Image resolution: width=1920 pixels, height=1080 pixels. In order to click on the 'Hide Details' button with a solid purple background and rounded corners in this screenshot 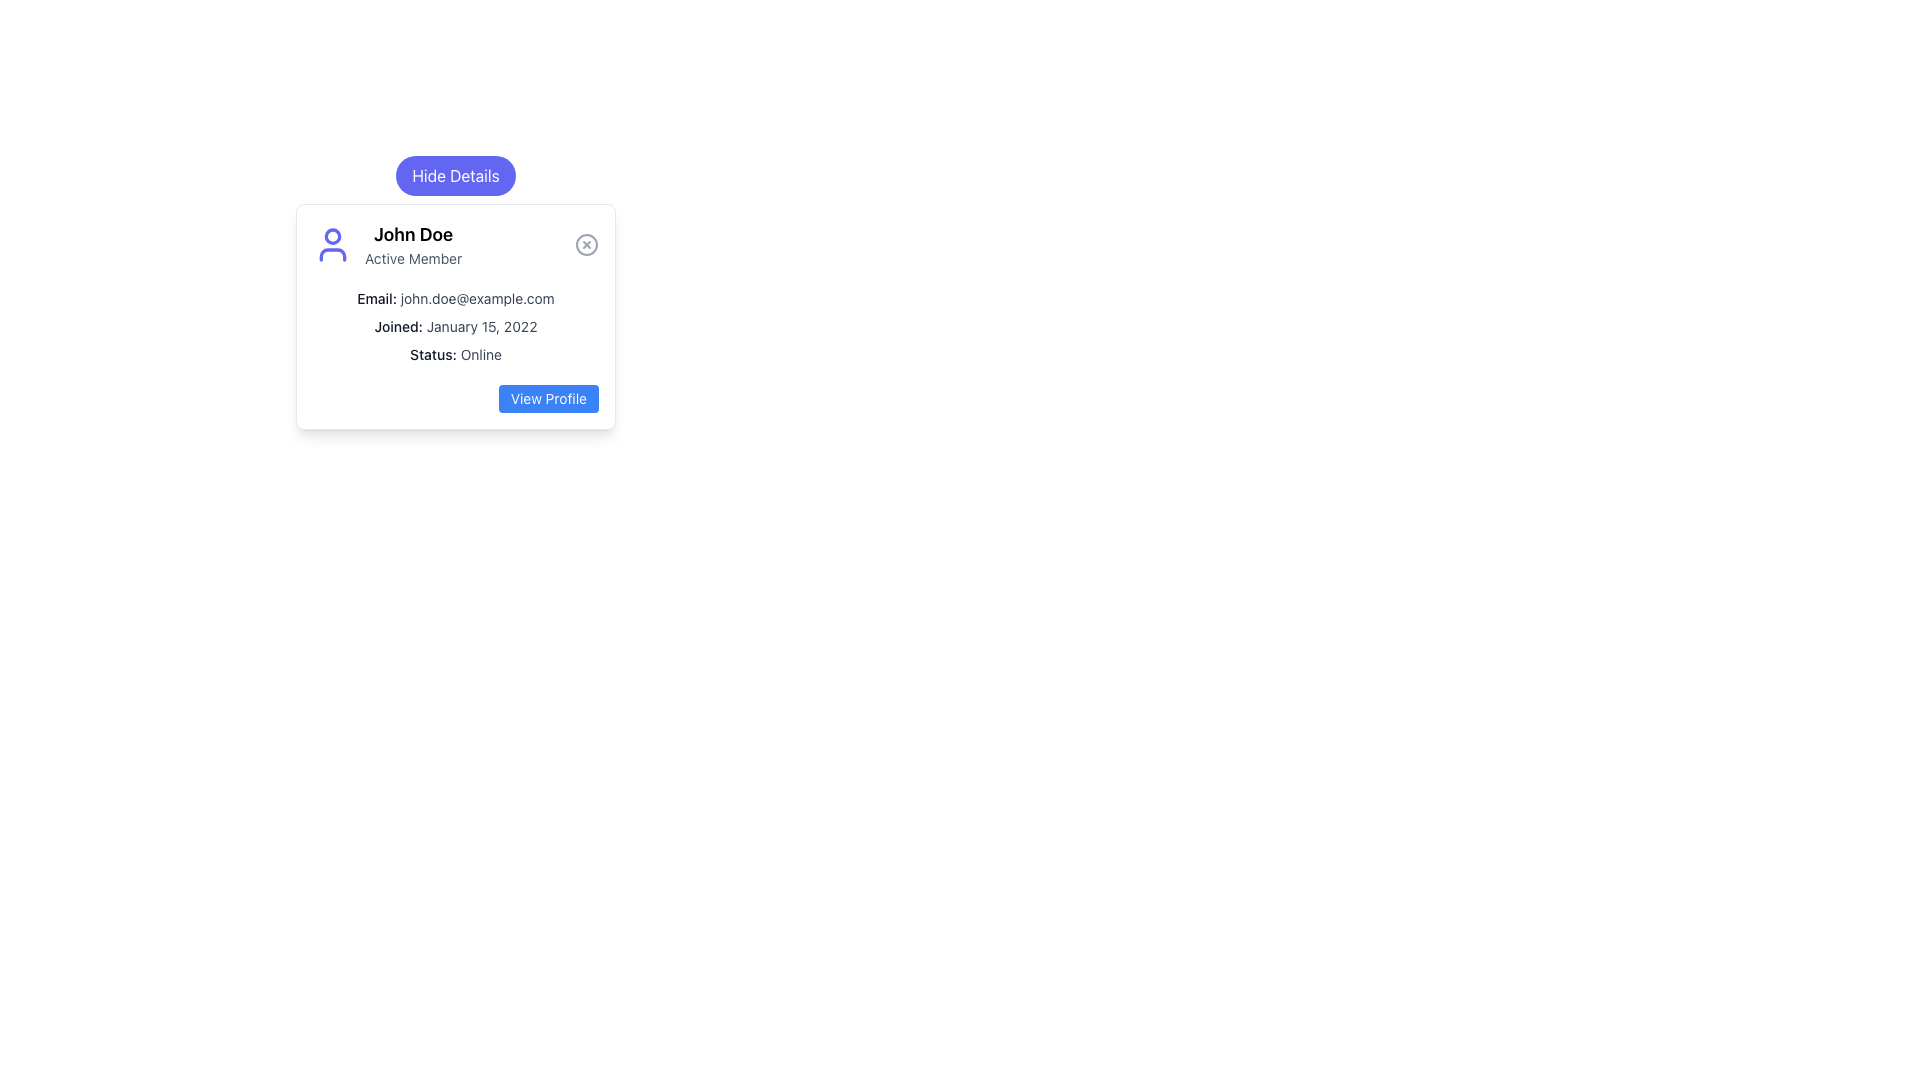, I will do `click(455, 175)`.